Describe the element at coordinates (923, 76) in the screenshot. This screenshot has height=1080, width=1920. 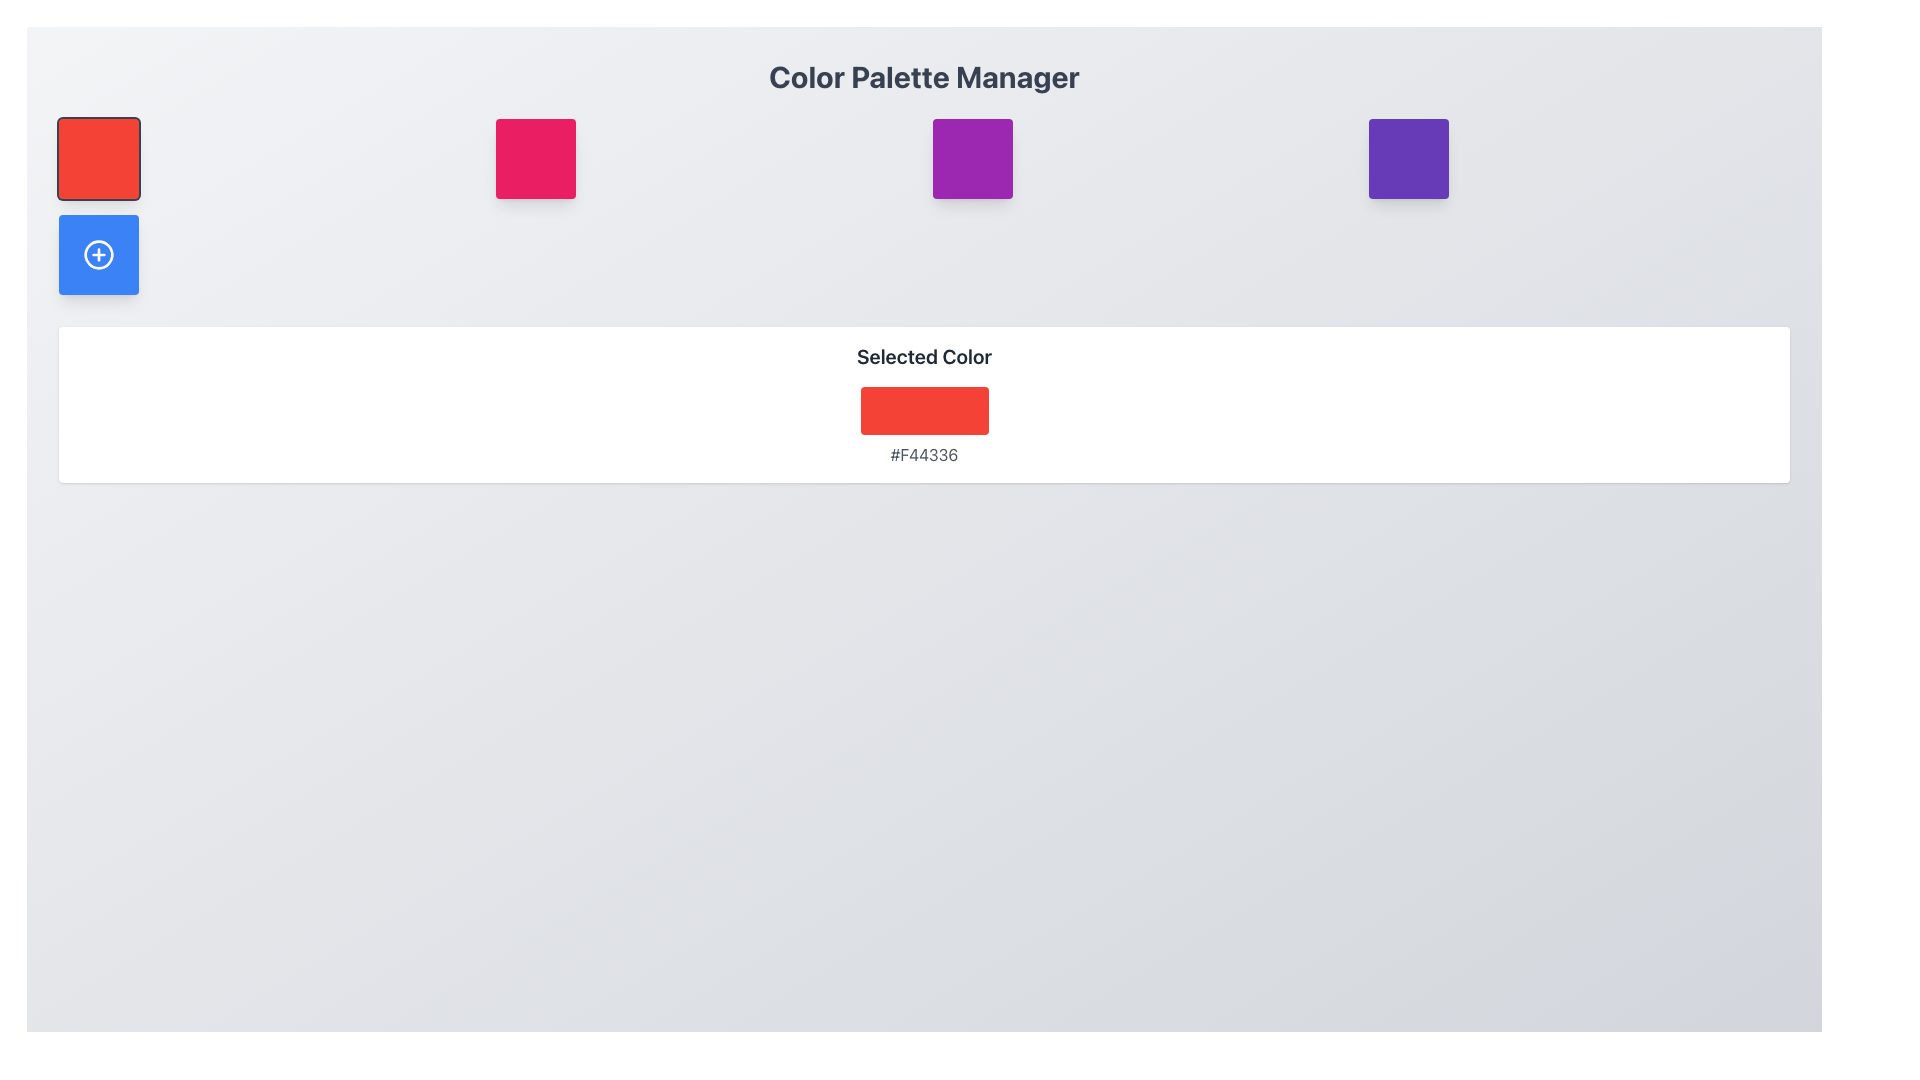
I see `text from the header element that displays 'Color Palette Manager', which is prominently positioned at the top of the interface` at that location.